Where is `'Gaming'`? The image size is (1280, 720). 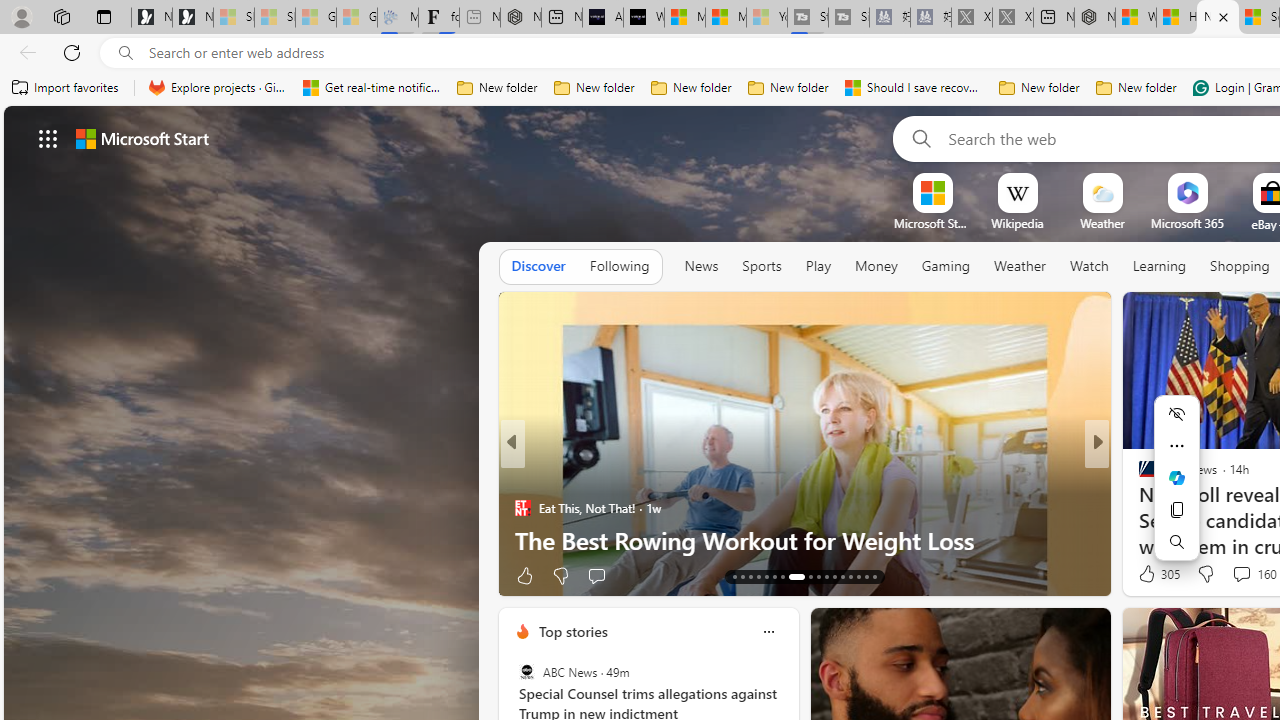 'Gaming' is located at coordinates (944, 265).